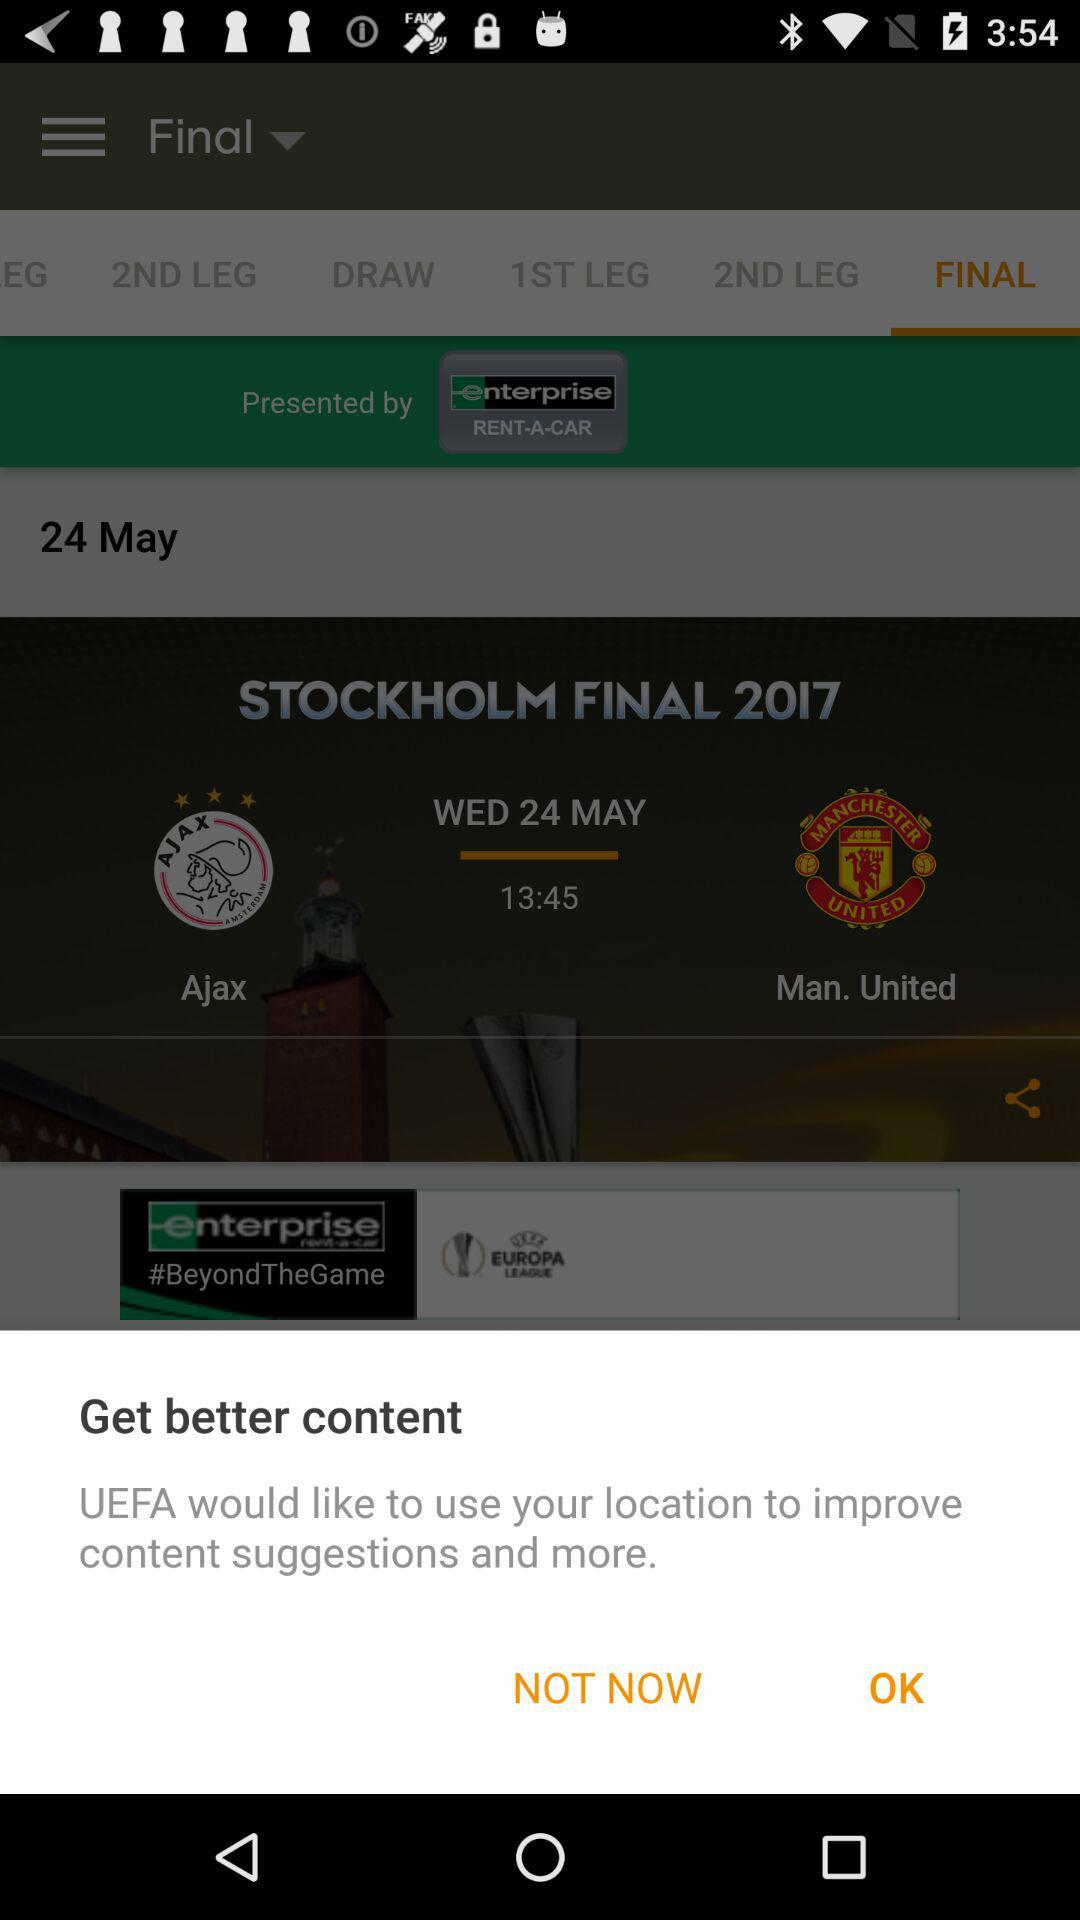 The width and height of the screenshot is (1080, 1920). I want to click on the icon at the center, so click(540, 927).